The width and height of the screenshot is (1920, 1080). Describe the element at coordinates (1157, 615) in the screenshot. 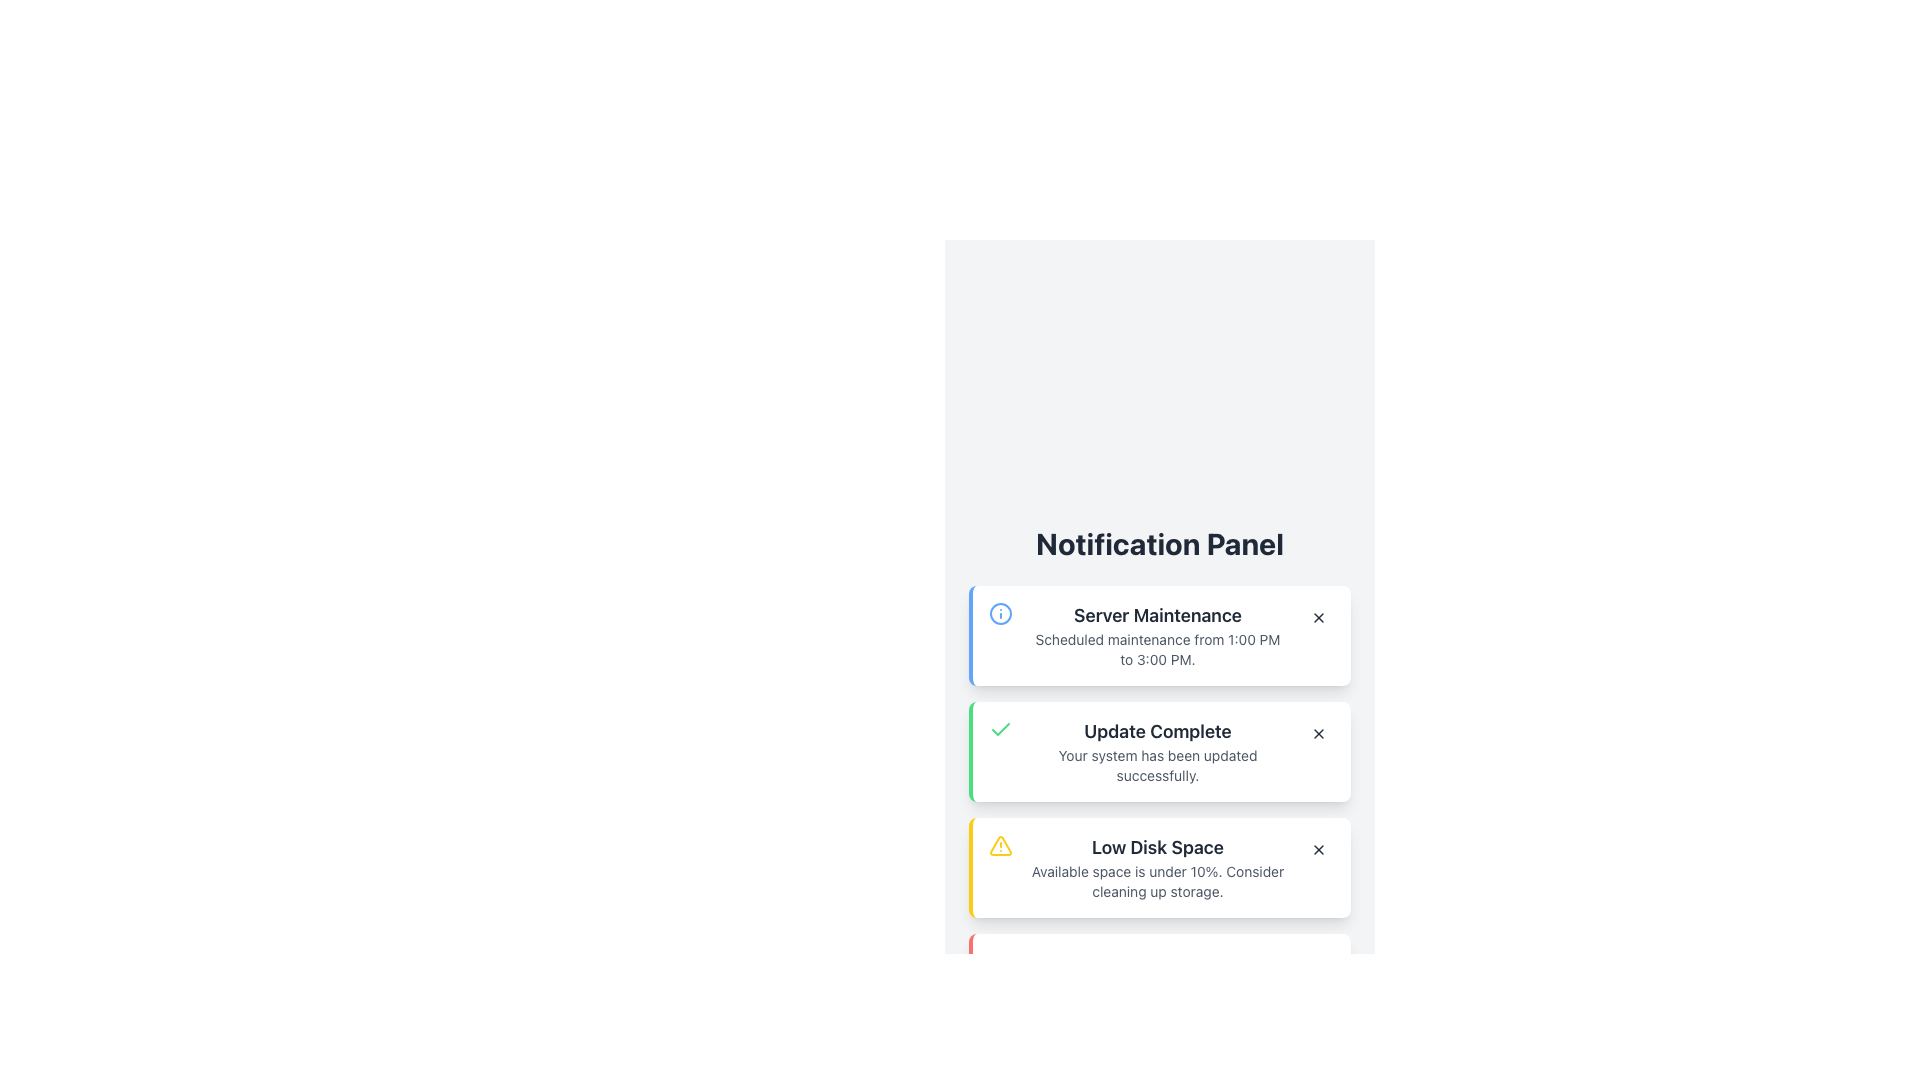

I see `the text element labeled 'Server Maintenance' which is styled in bold and larger font, prominently displayed at the top of the notification block` at that location.